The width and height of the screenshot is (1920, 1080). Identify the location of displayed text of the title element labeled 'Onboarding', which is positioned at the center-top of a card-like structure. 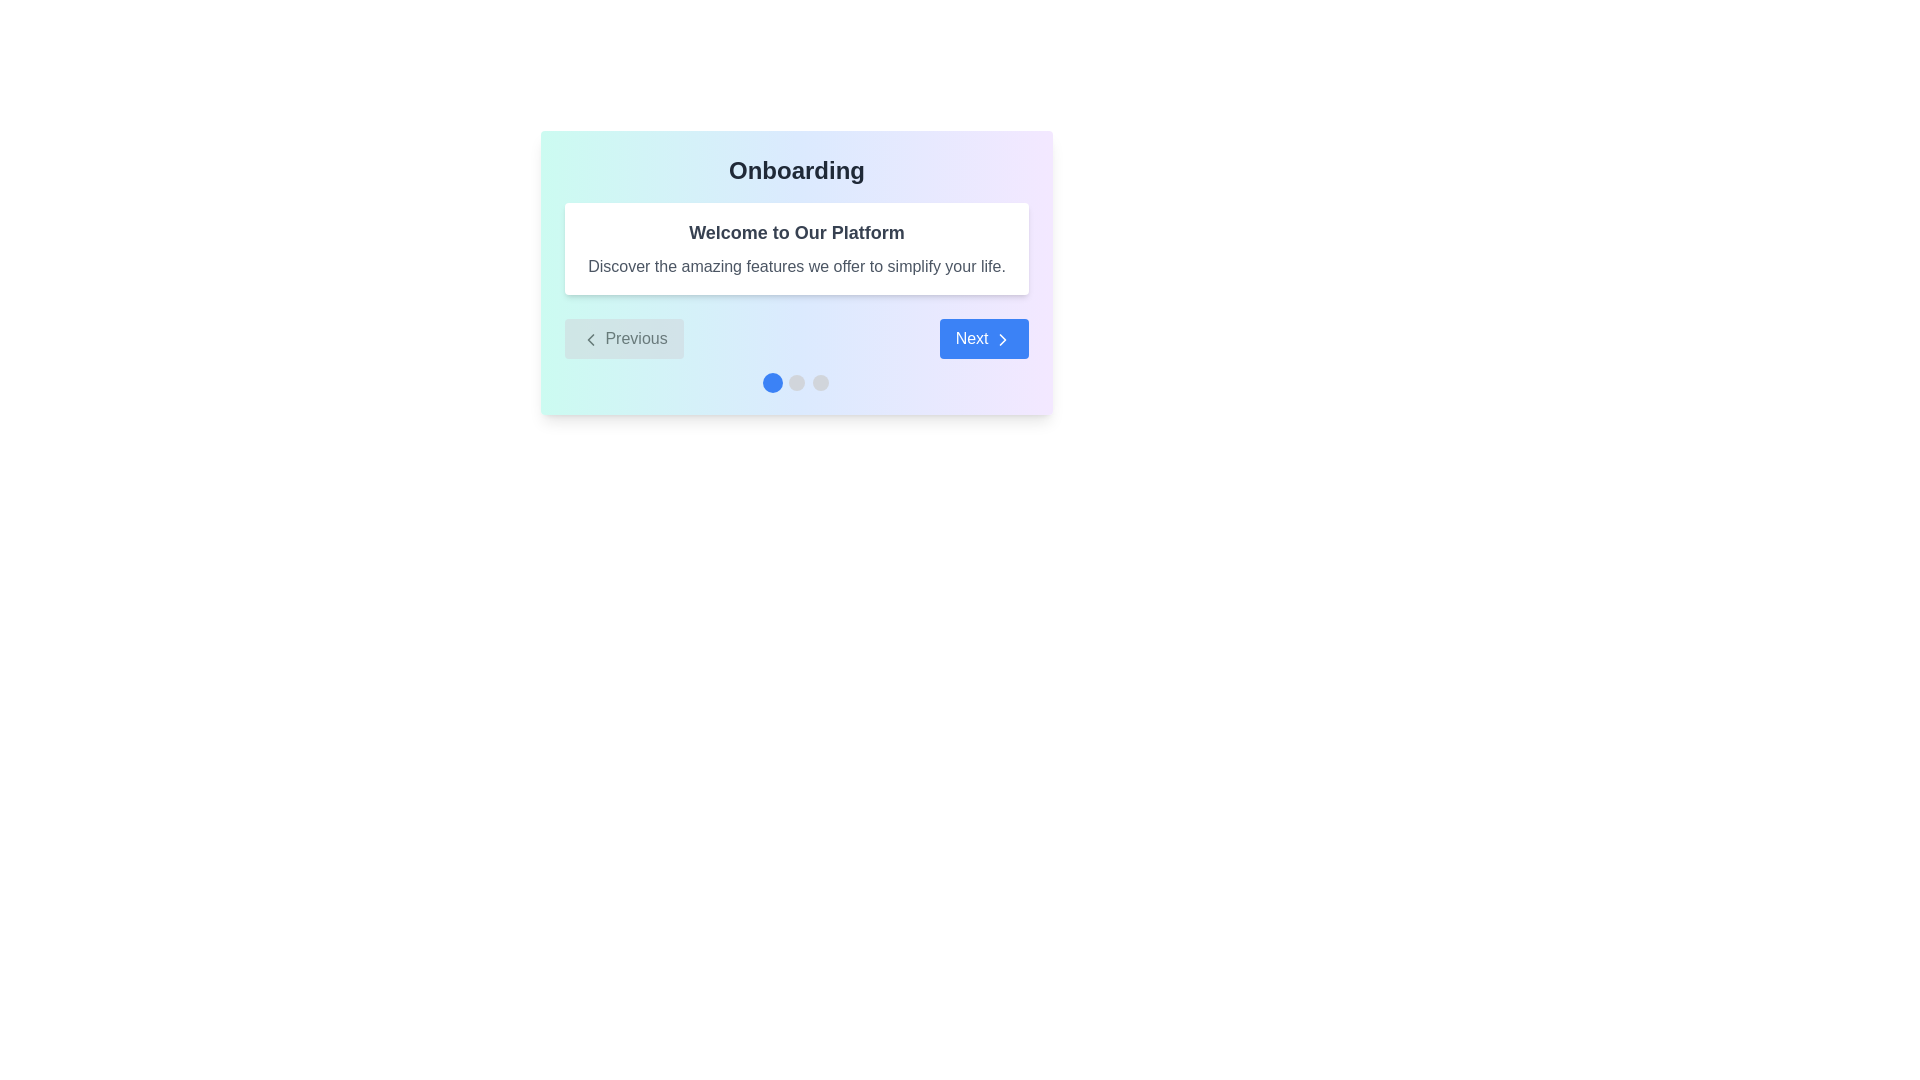
(795, 169).